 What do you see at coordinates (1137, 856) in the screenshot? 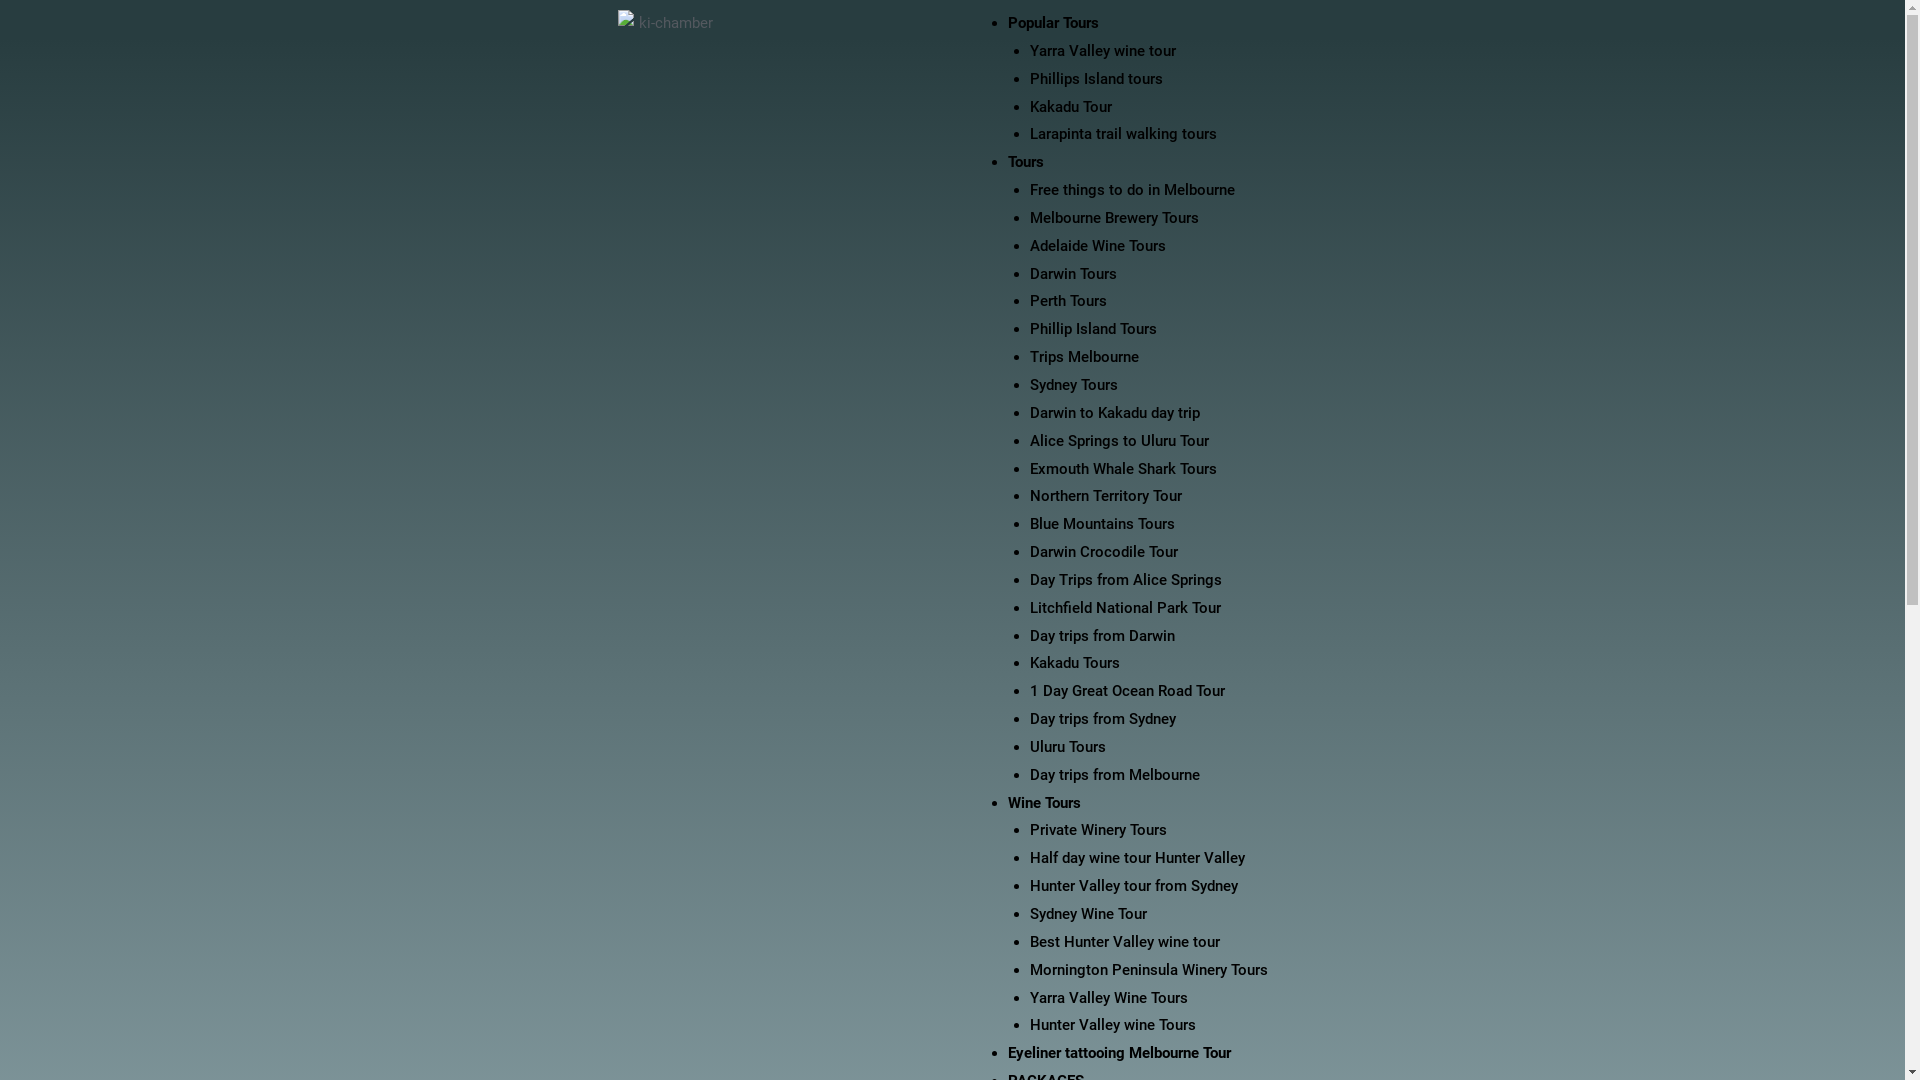
I see `'Half day wine tour Hunter Valley'` at bounding box center [1137, 856].